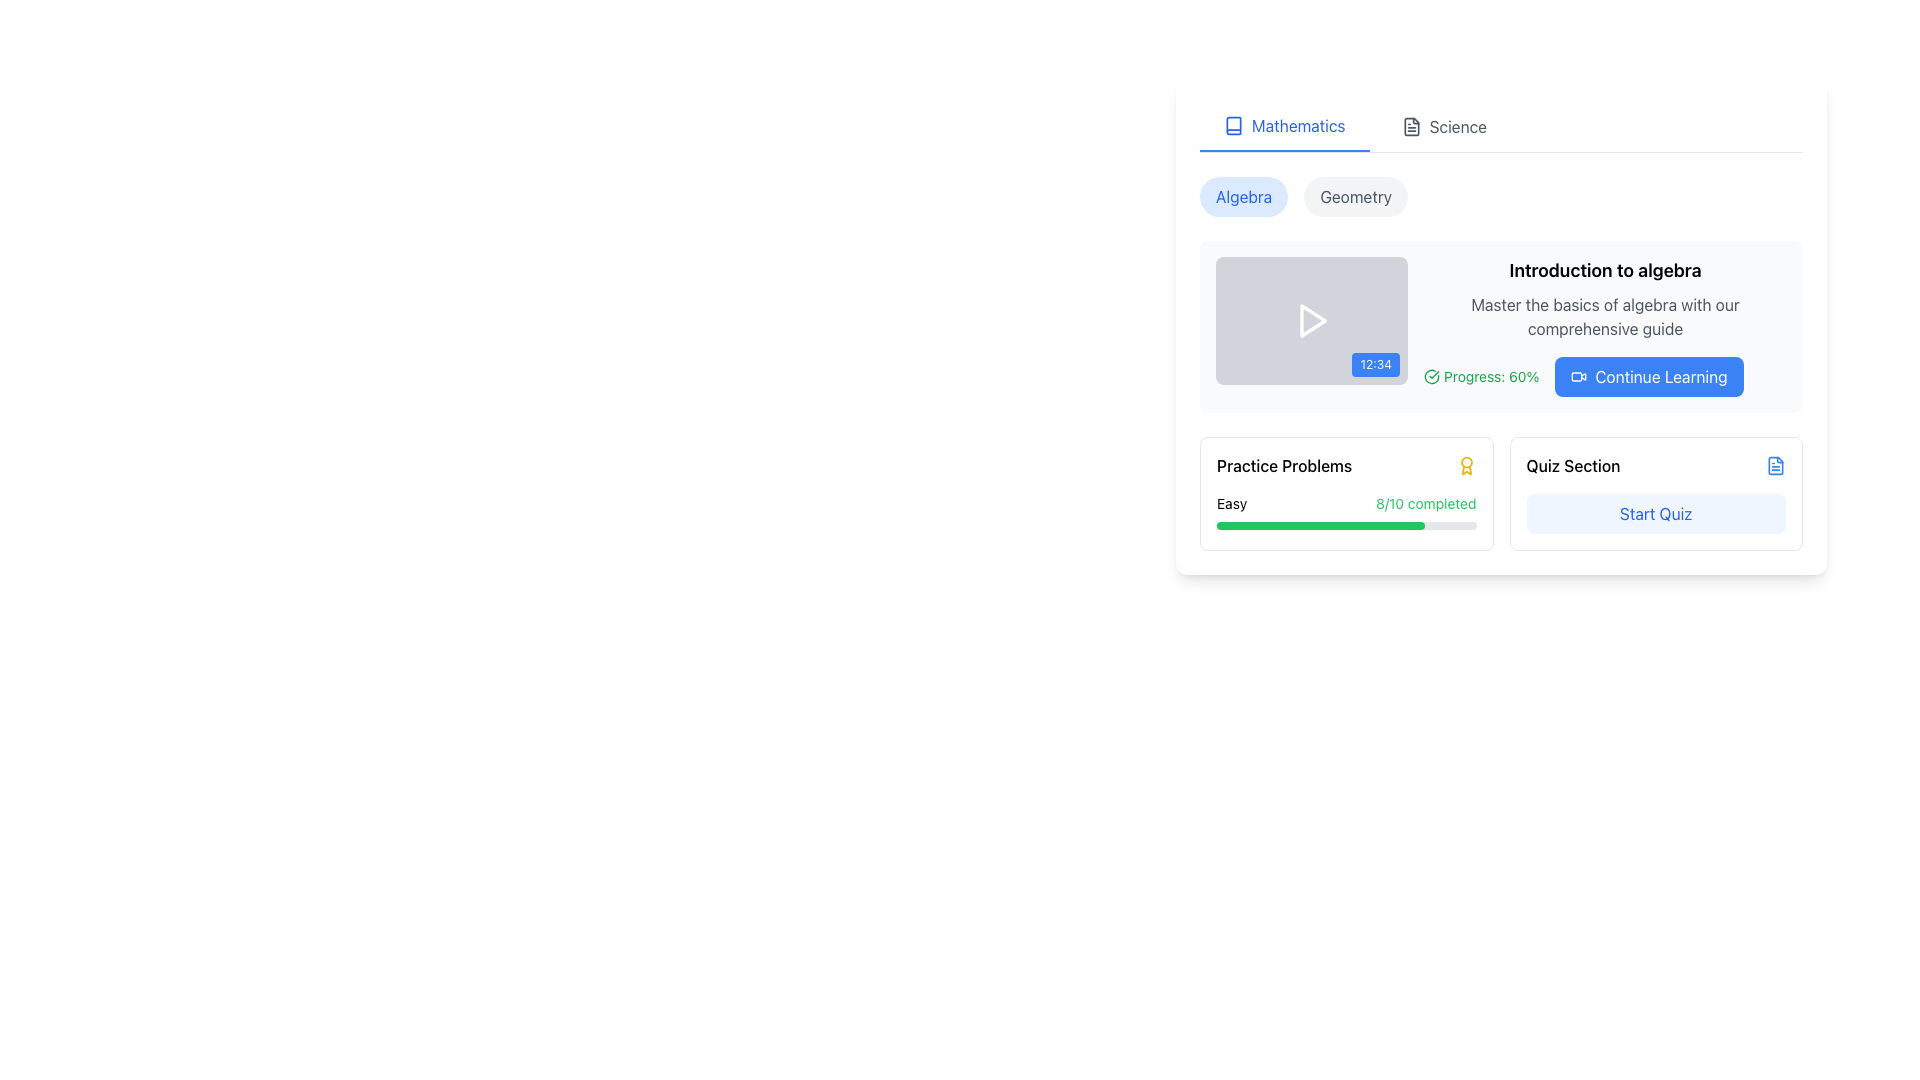 The width and height of the screenshot is (1920, 1080). I want to click on the circular graphic element within the award icon SVG, which is styled as a badge or medal and has a golden appearance, so click(1466, 462).